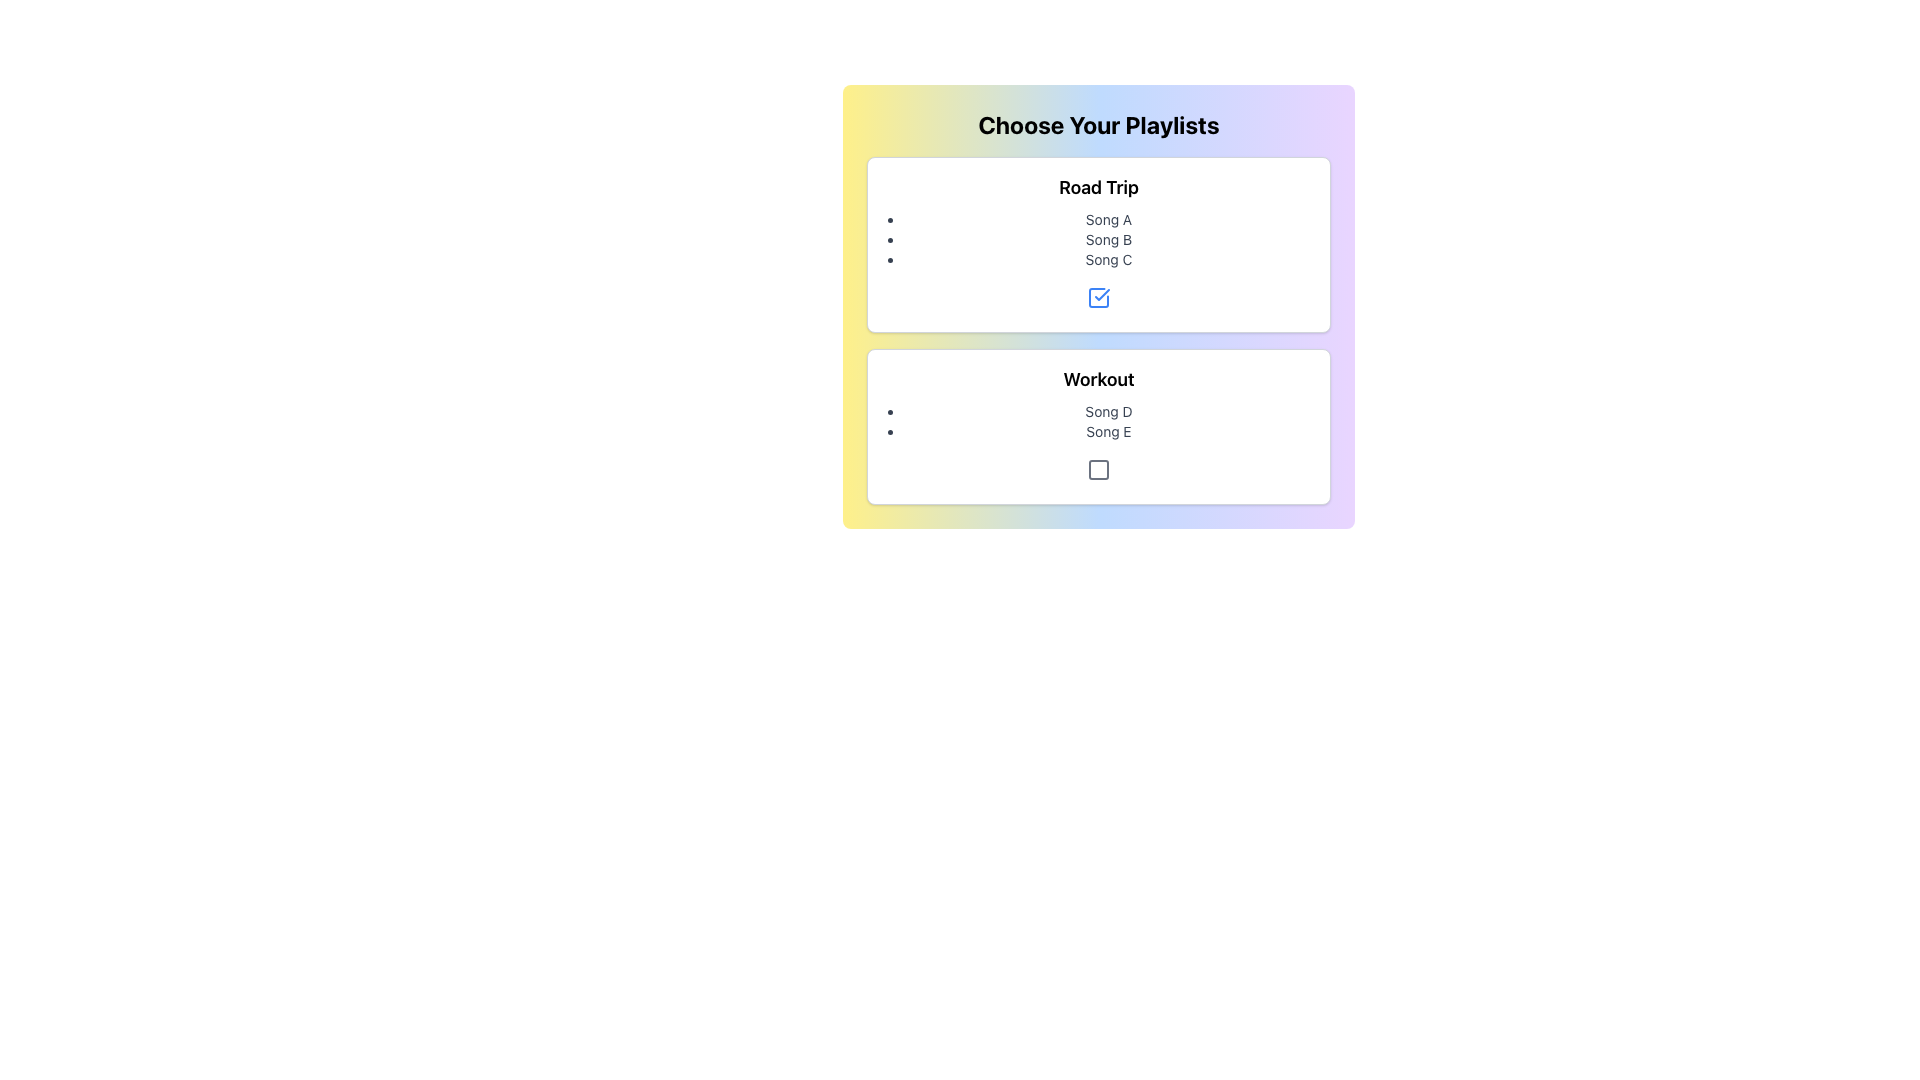 The width and height of the screenshot is (1920, 1080). I want to click on the text label displaying 'Song B', which is the second item in the song list, styled in mid-dark gray color, so click(1107, 238).